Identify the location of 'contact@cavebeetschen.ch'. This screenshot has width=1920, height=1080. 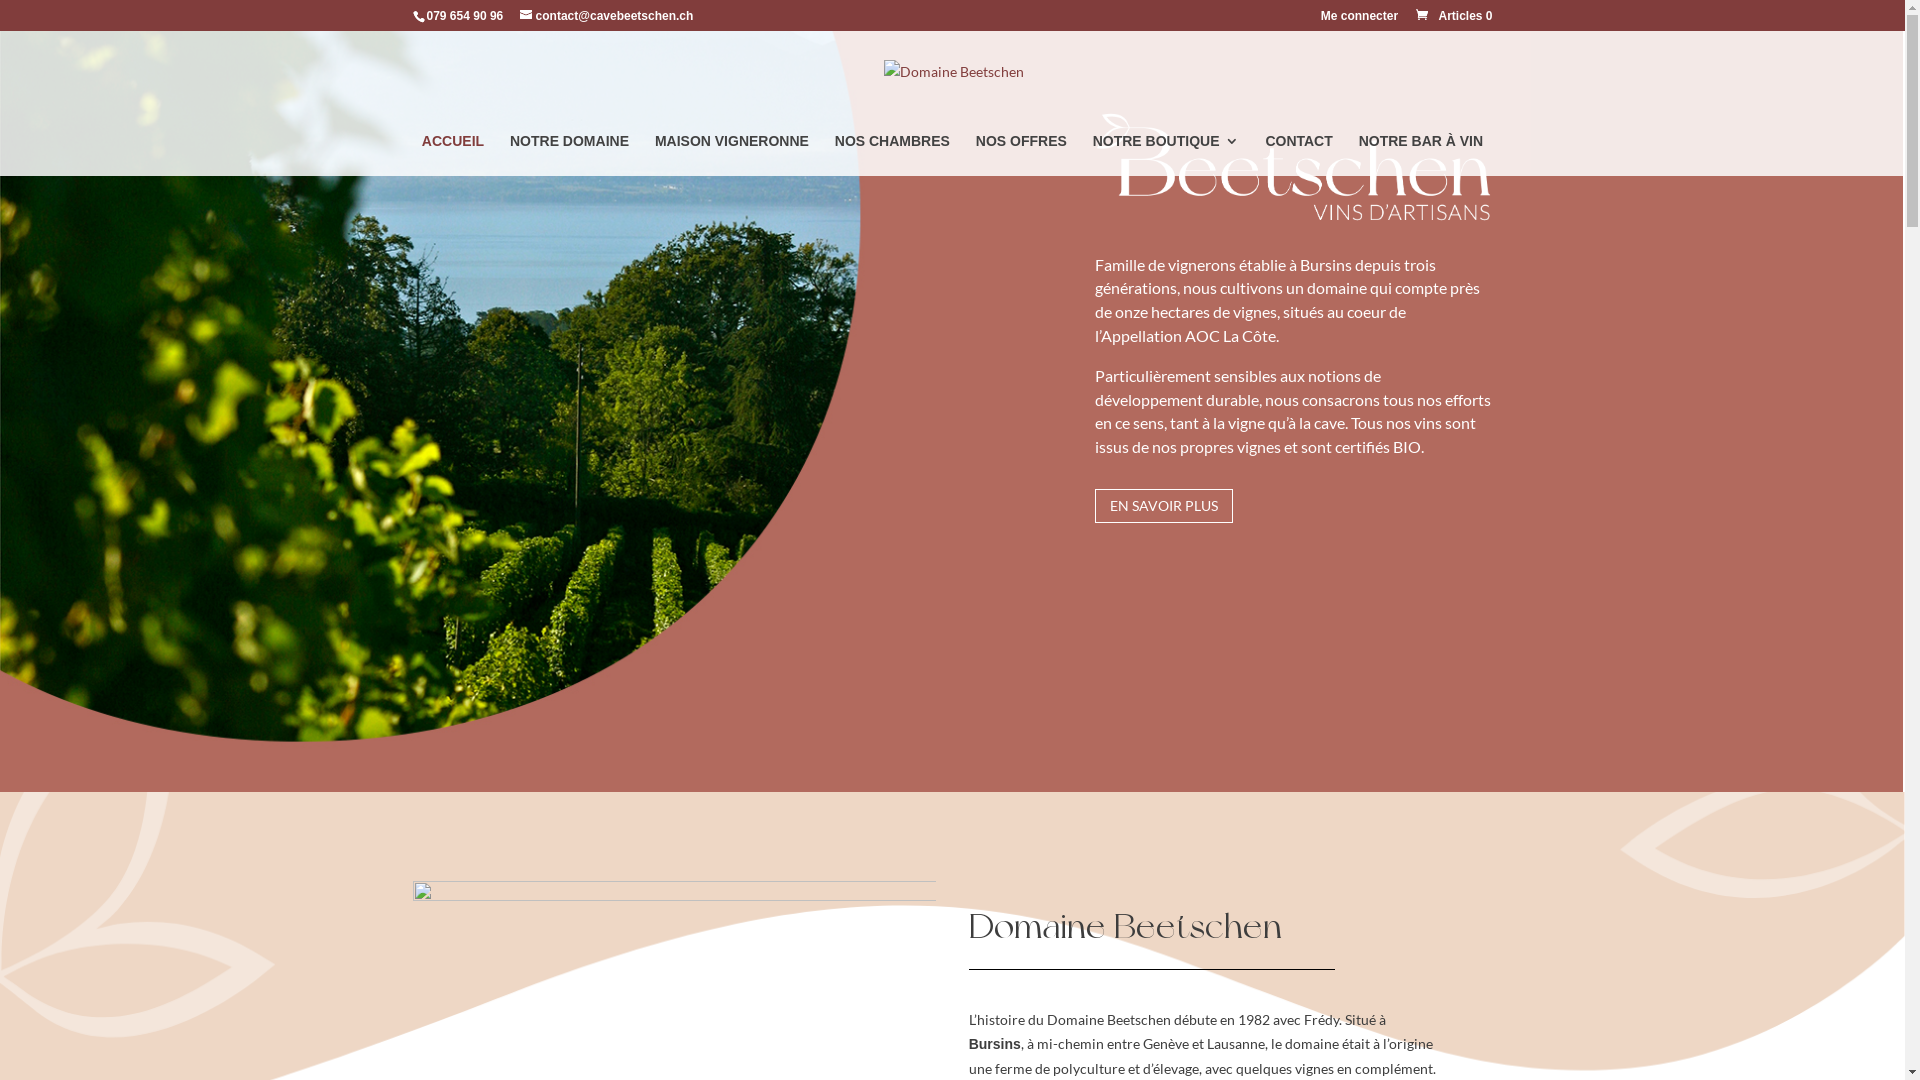
(519, 15).